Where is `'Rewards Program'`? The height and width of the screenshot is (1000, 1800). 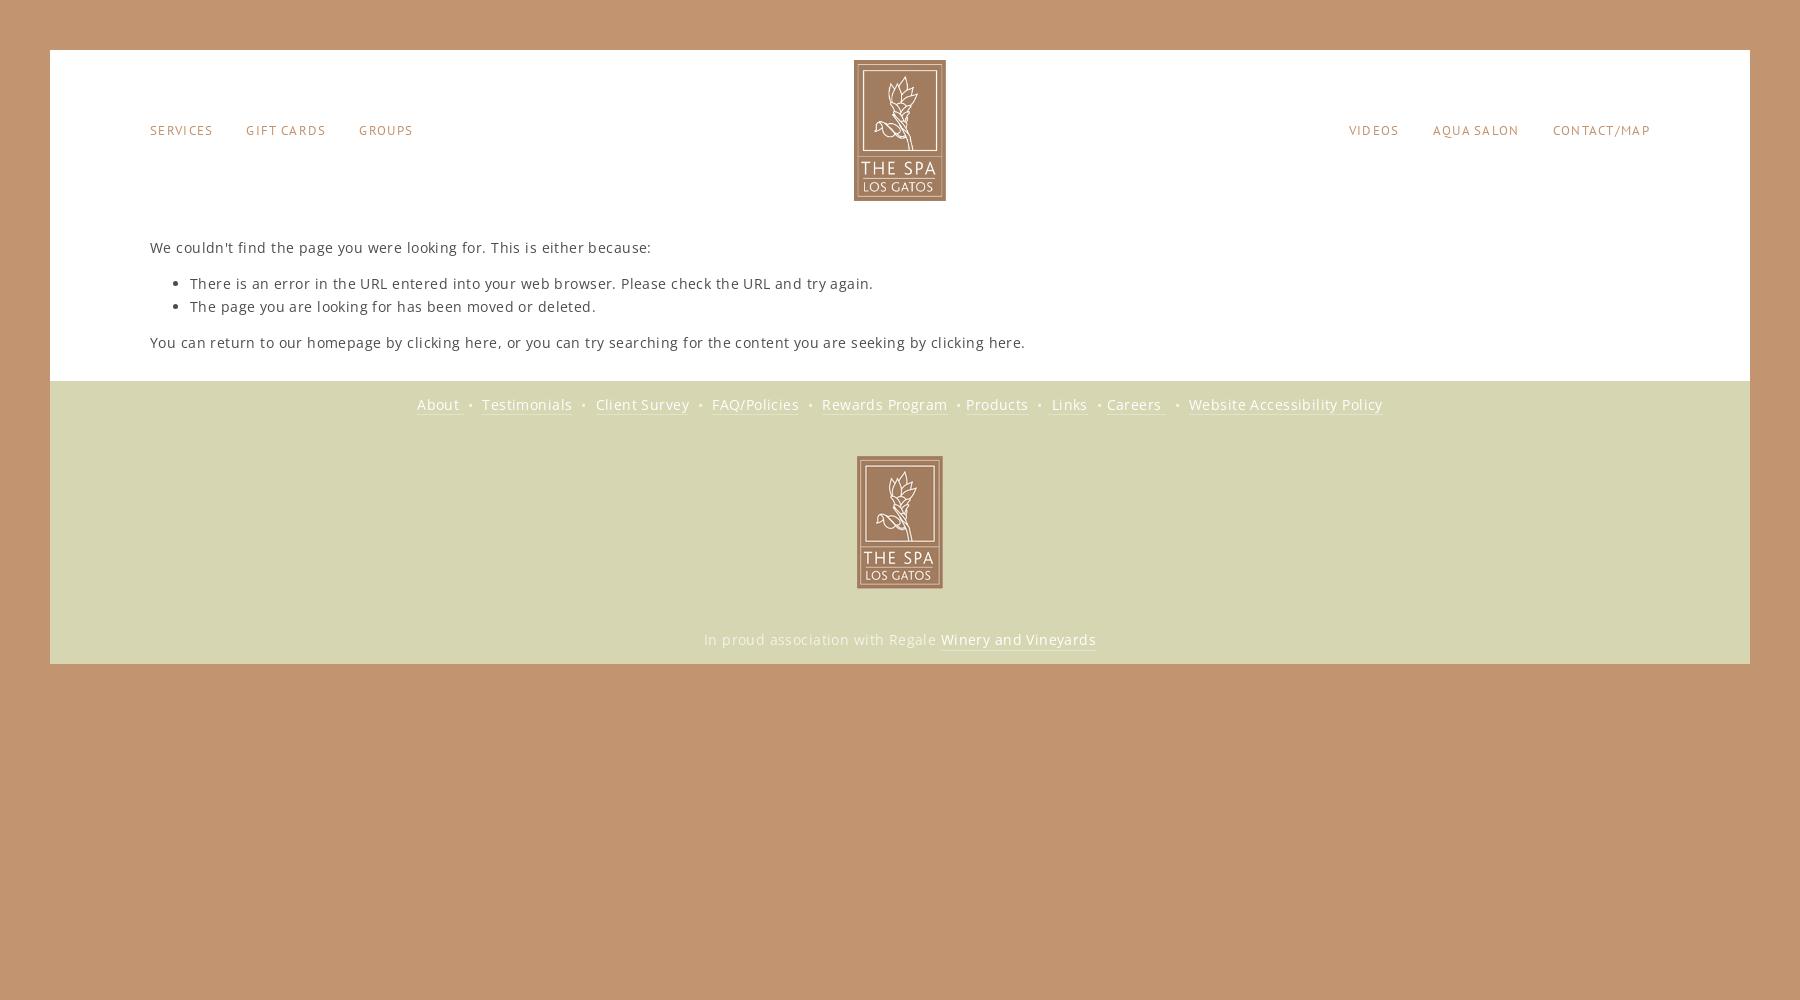 'Rewards Program' is located at coordinates (884, 403).